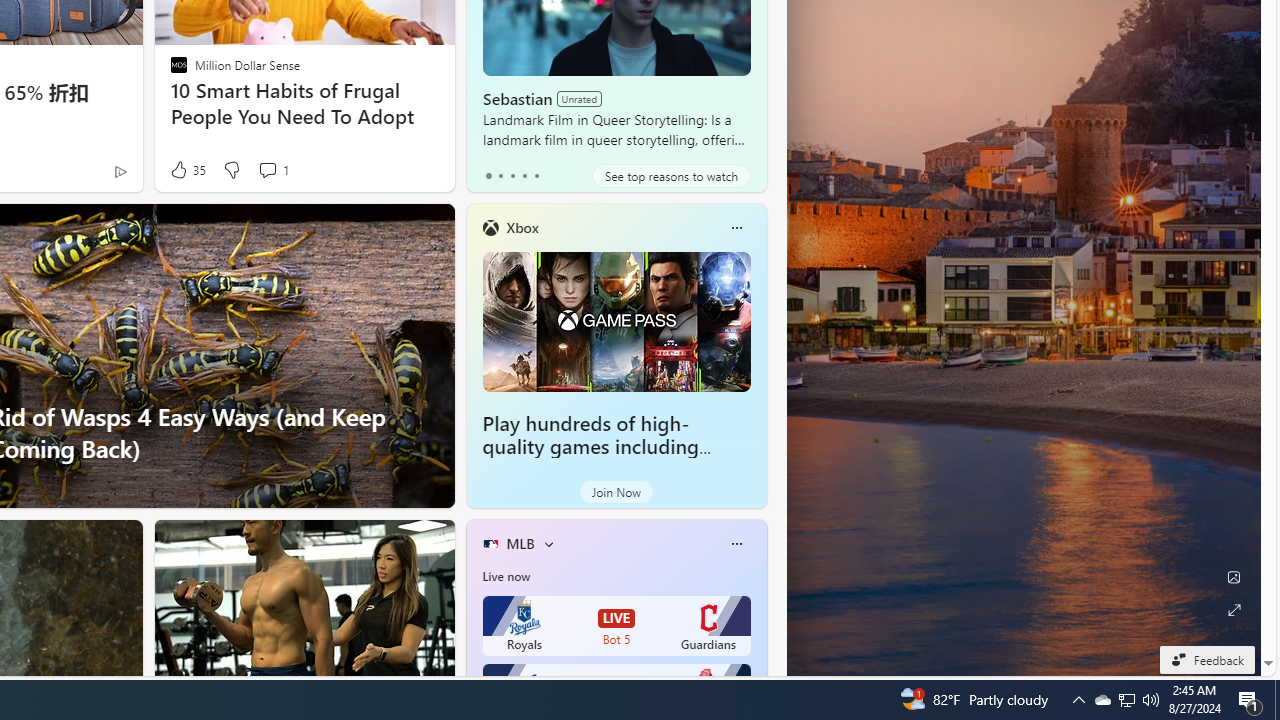 This screenshot has width=1280, height=720. Describe the element at coordinates (500, 175) in the screenshot. I see `'tab-1'` at that location.